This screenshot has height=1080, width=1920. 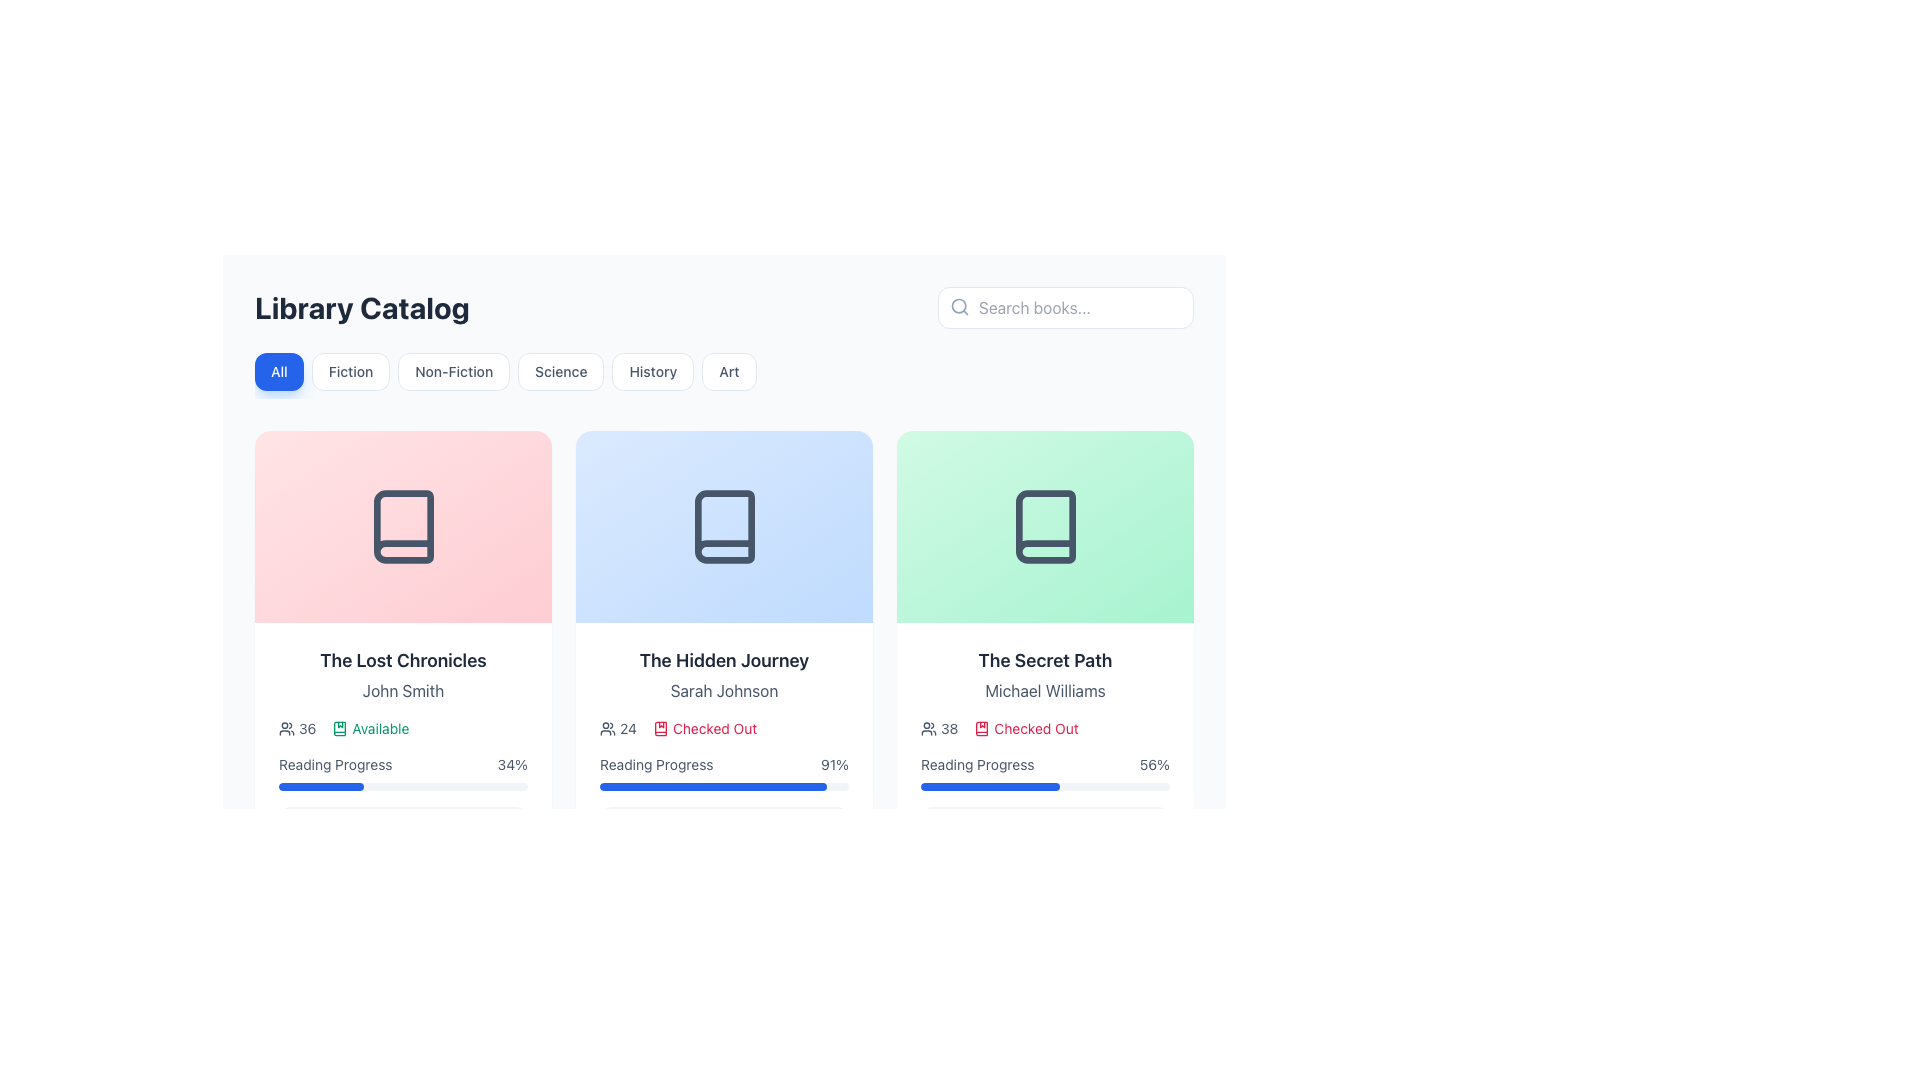 I want to click on the minimalist magnifying glass icon located in the search bar at the top-right section of the interface, positioned on the leftmost side inside the input field, so click(x=960, y=307).